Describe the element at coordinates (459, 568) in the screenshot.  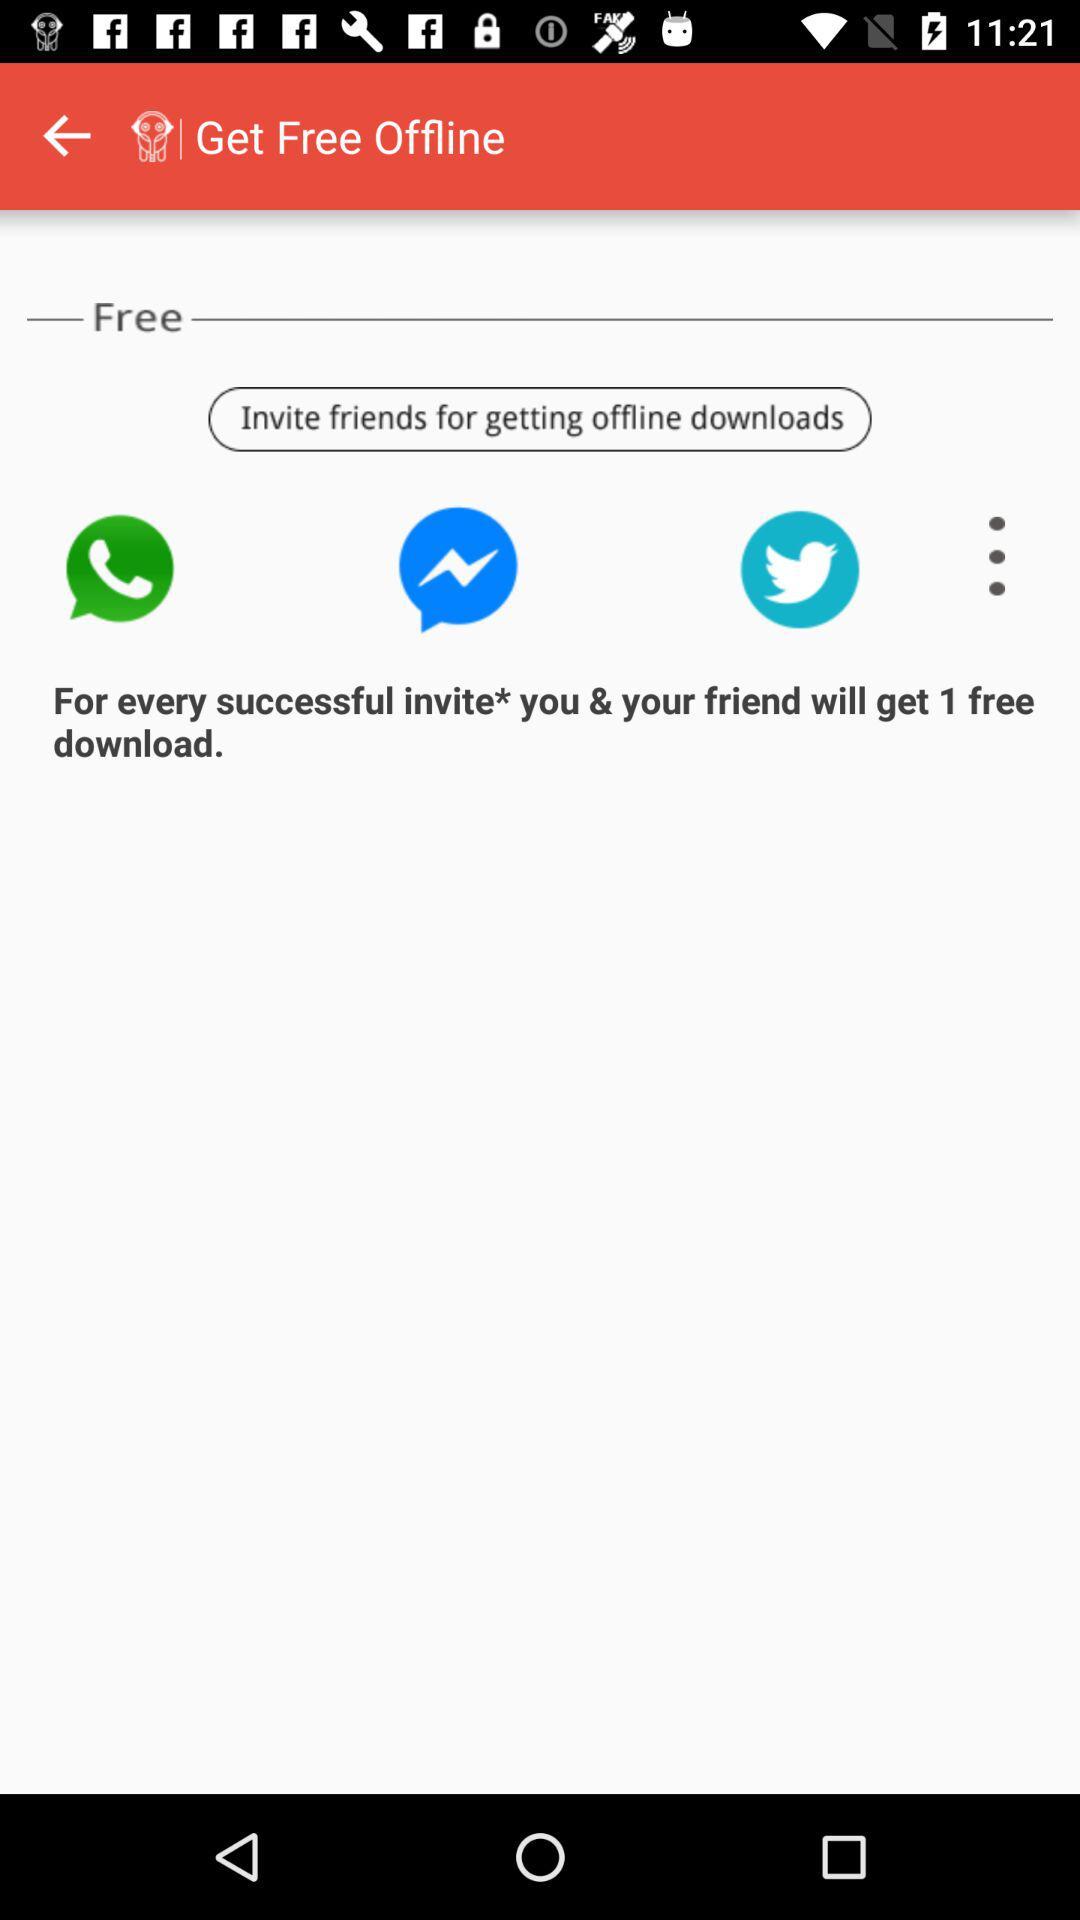
I see `invite with whatsapp` at that location.